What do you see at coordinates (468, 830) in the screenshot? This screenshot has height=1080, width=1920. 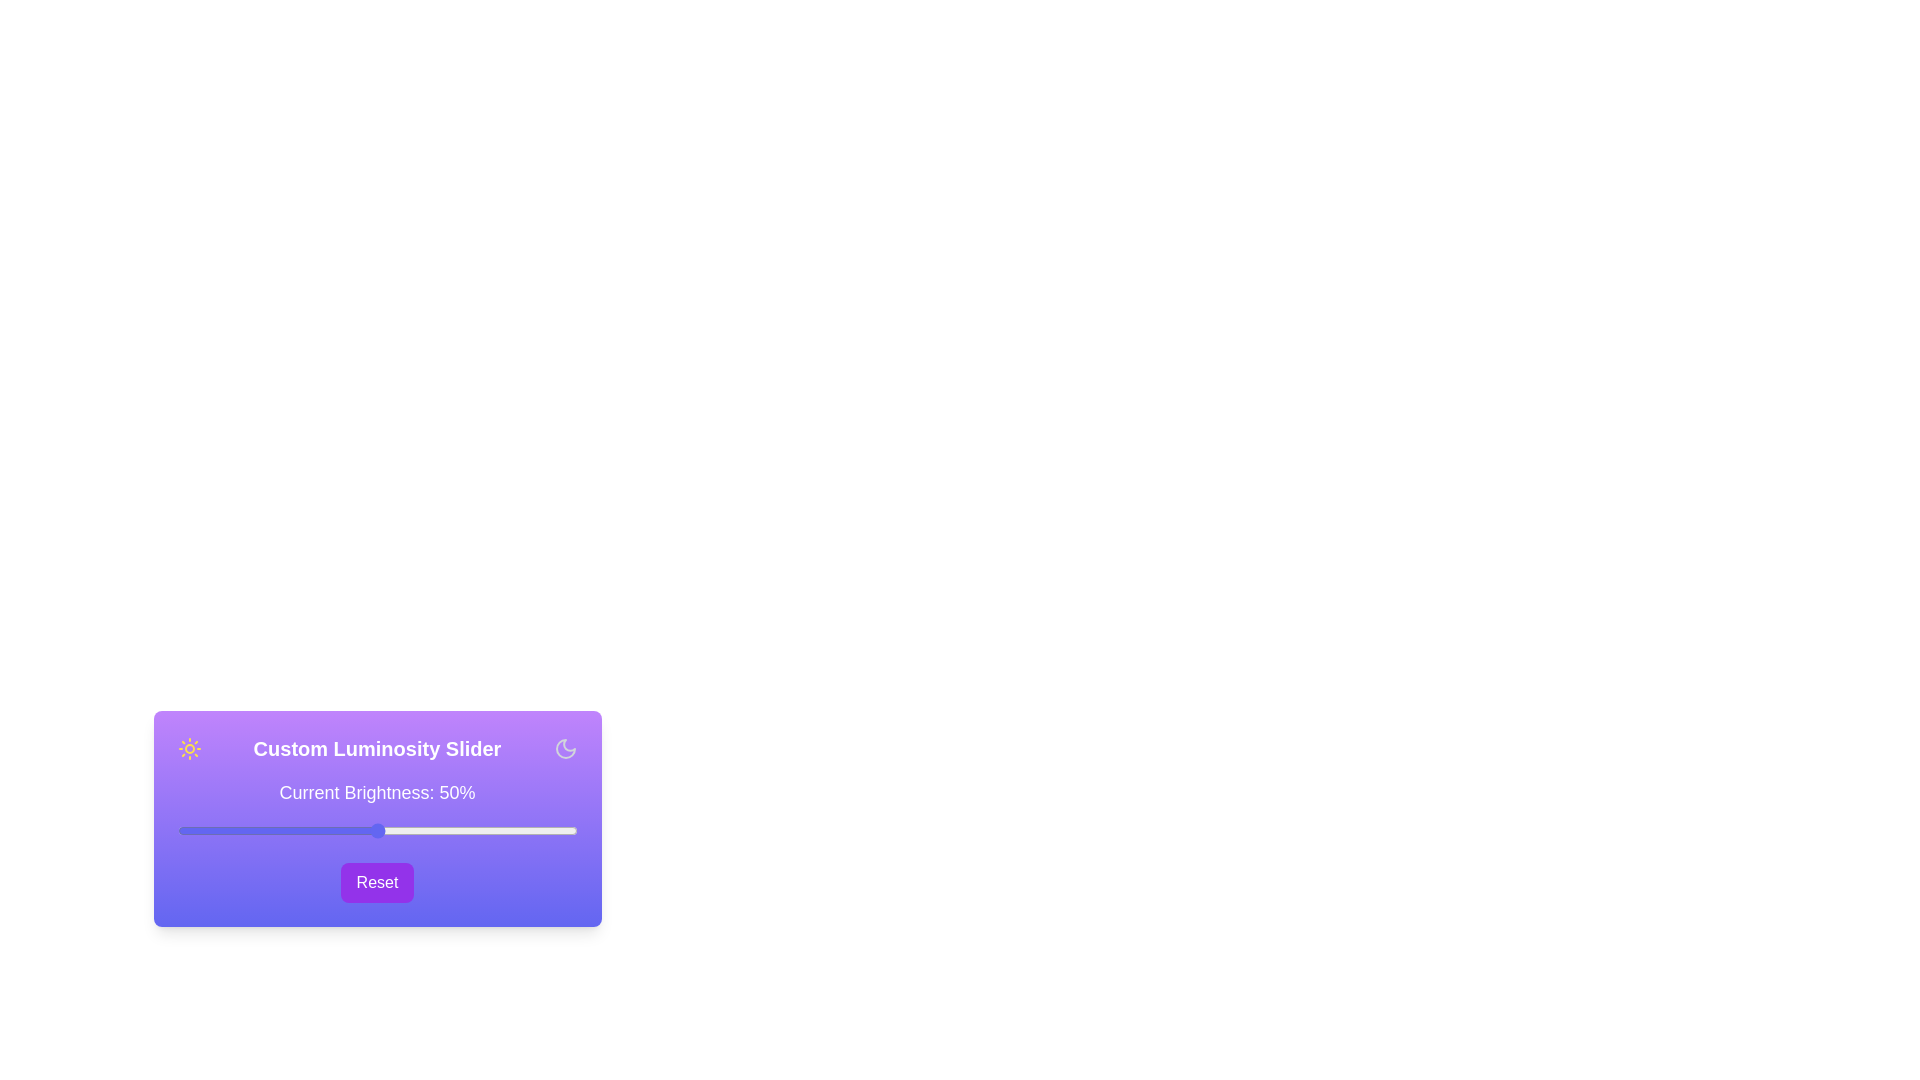 I see `brightness` at bounding box center [468, 830].